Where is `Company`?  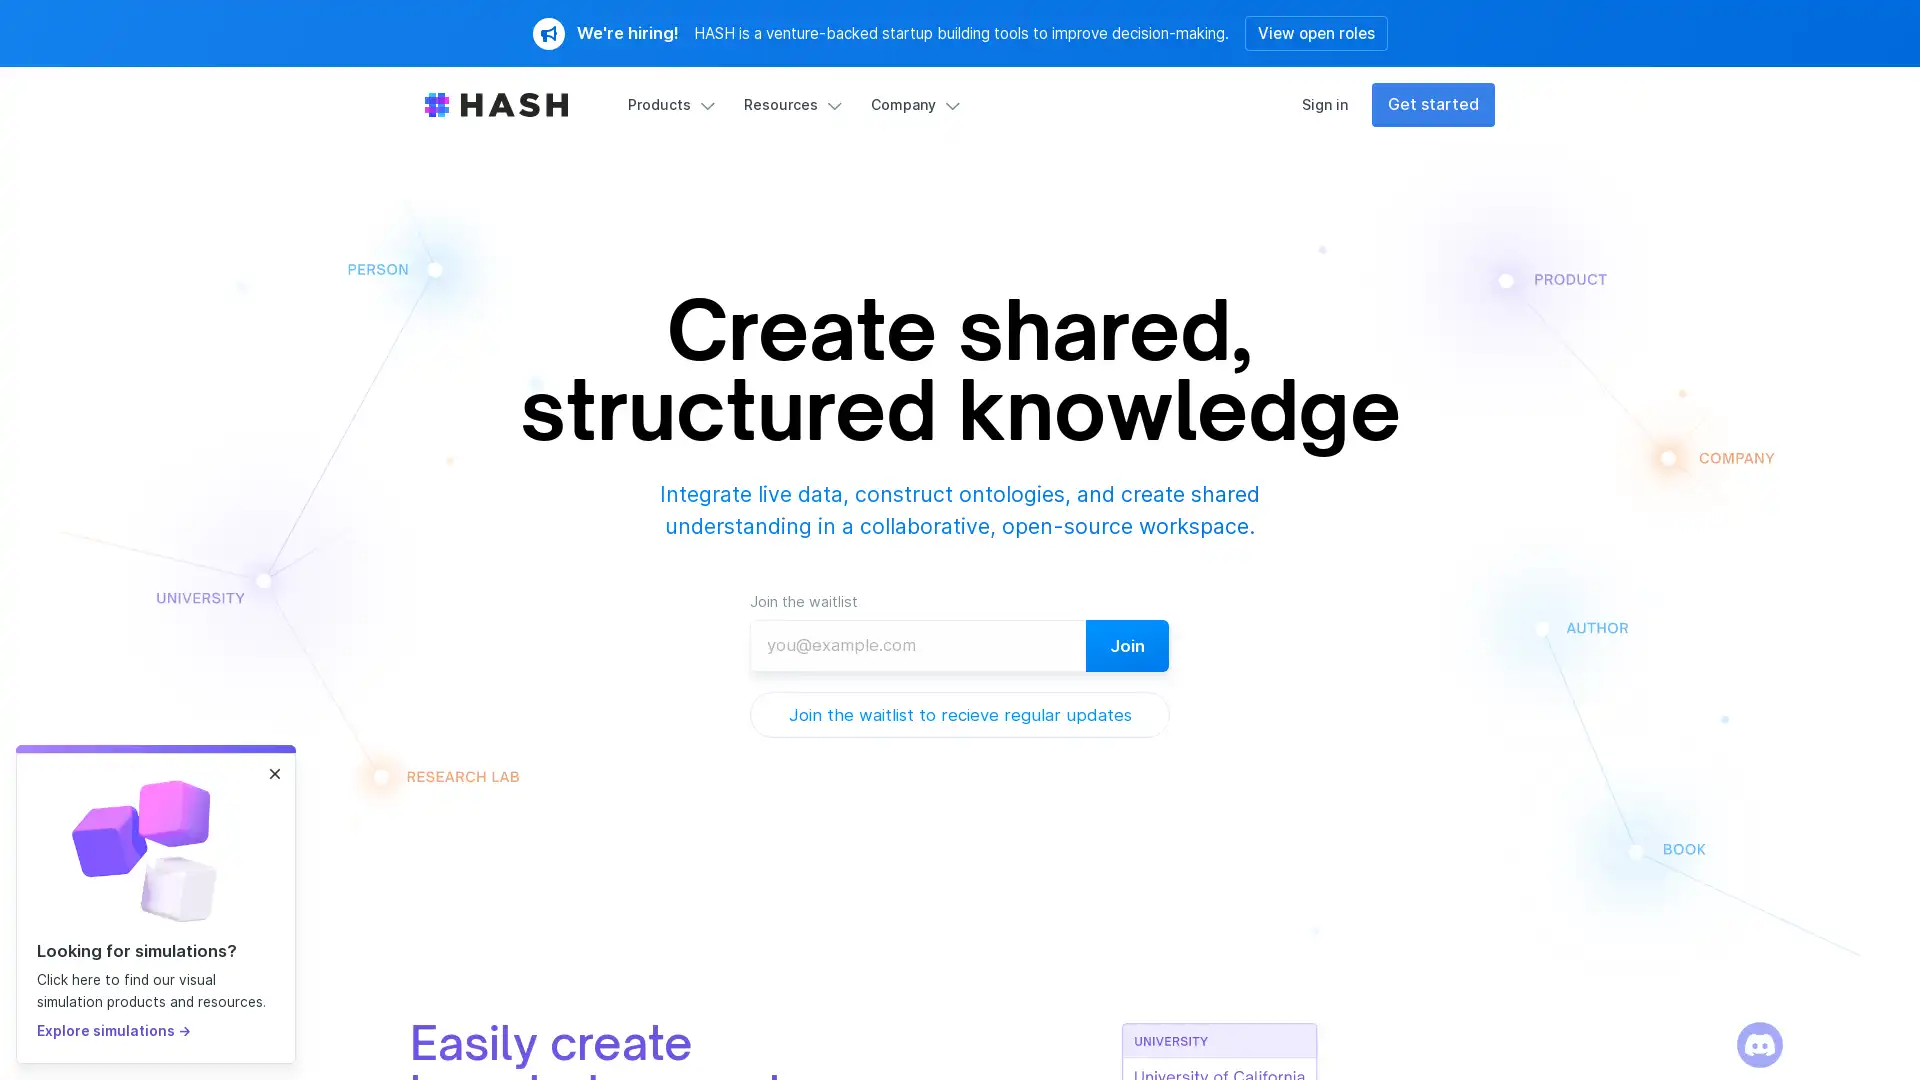
Company is located at coordinates (911, 104).